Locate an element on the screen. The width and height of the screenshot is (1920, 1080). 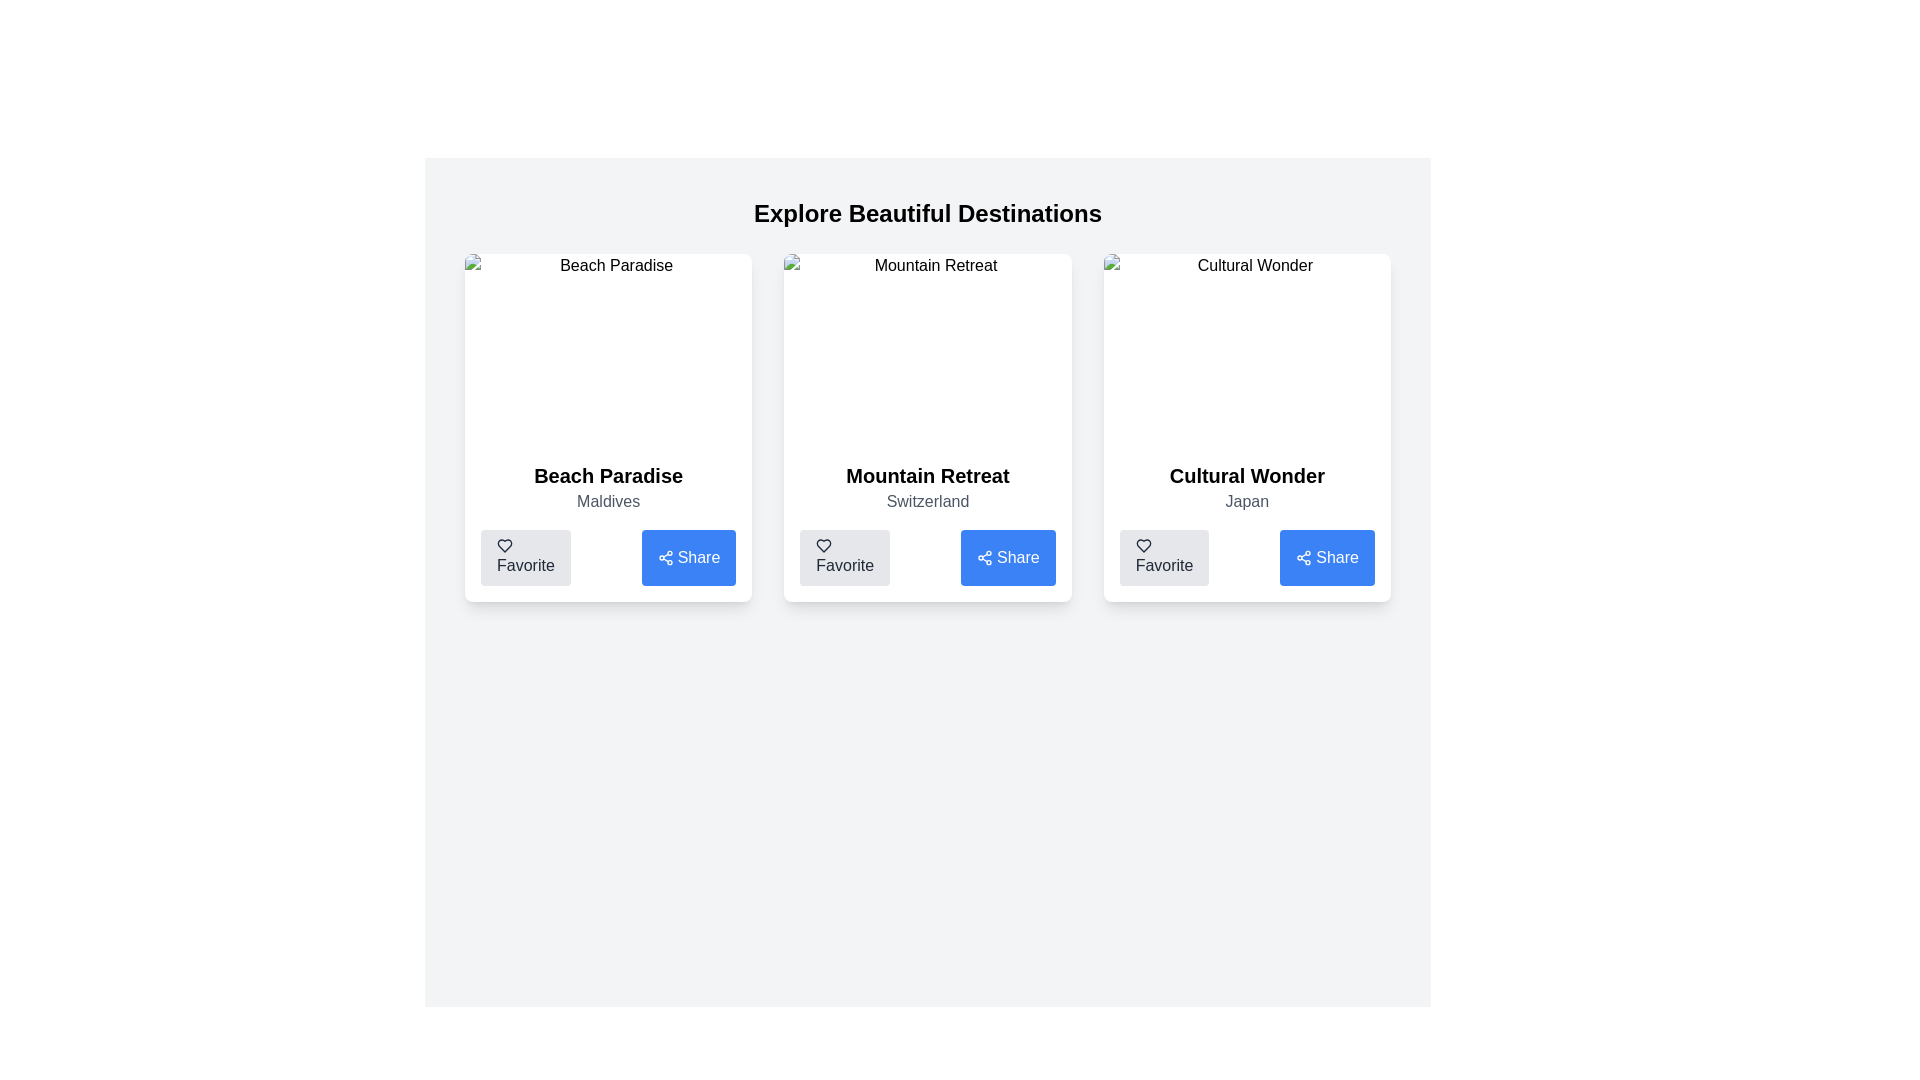
the image at the top of the 'Mountain Retreat' card is located at coordinates (926, 349).